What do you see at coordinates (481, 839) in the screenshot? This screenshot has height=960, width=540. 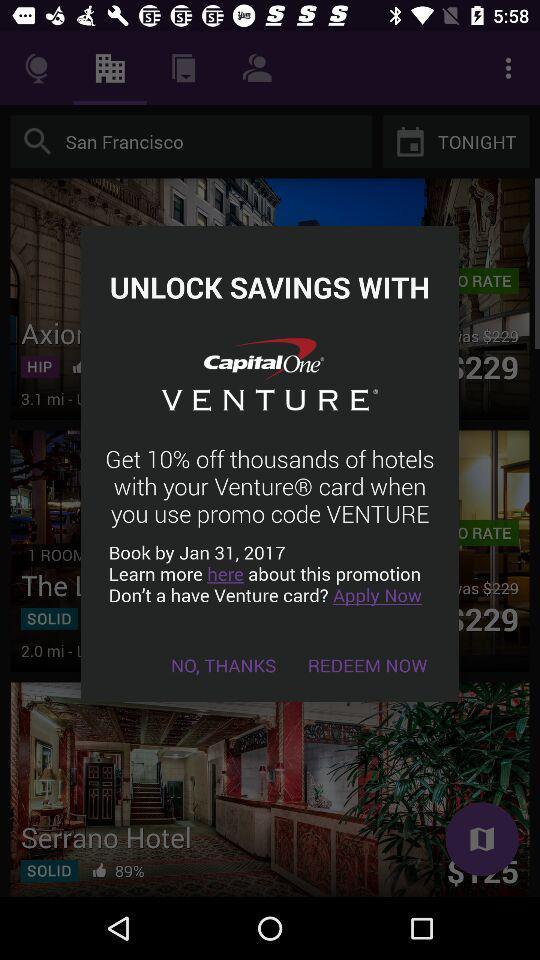 I see `the bottom right symbol` at bounding box center [481, 839].